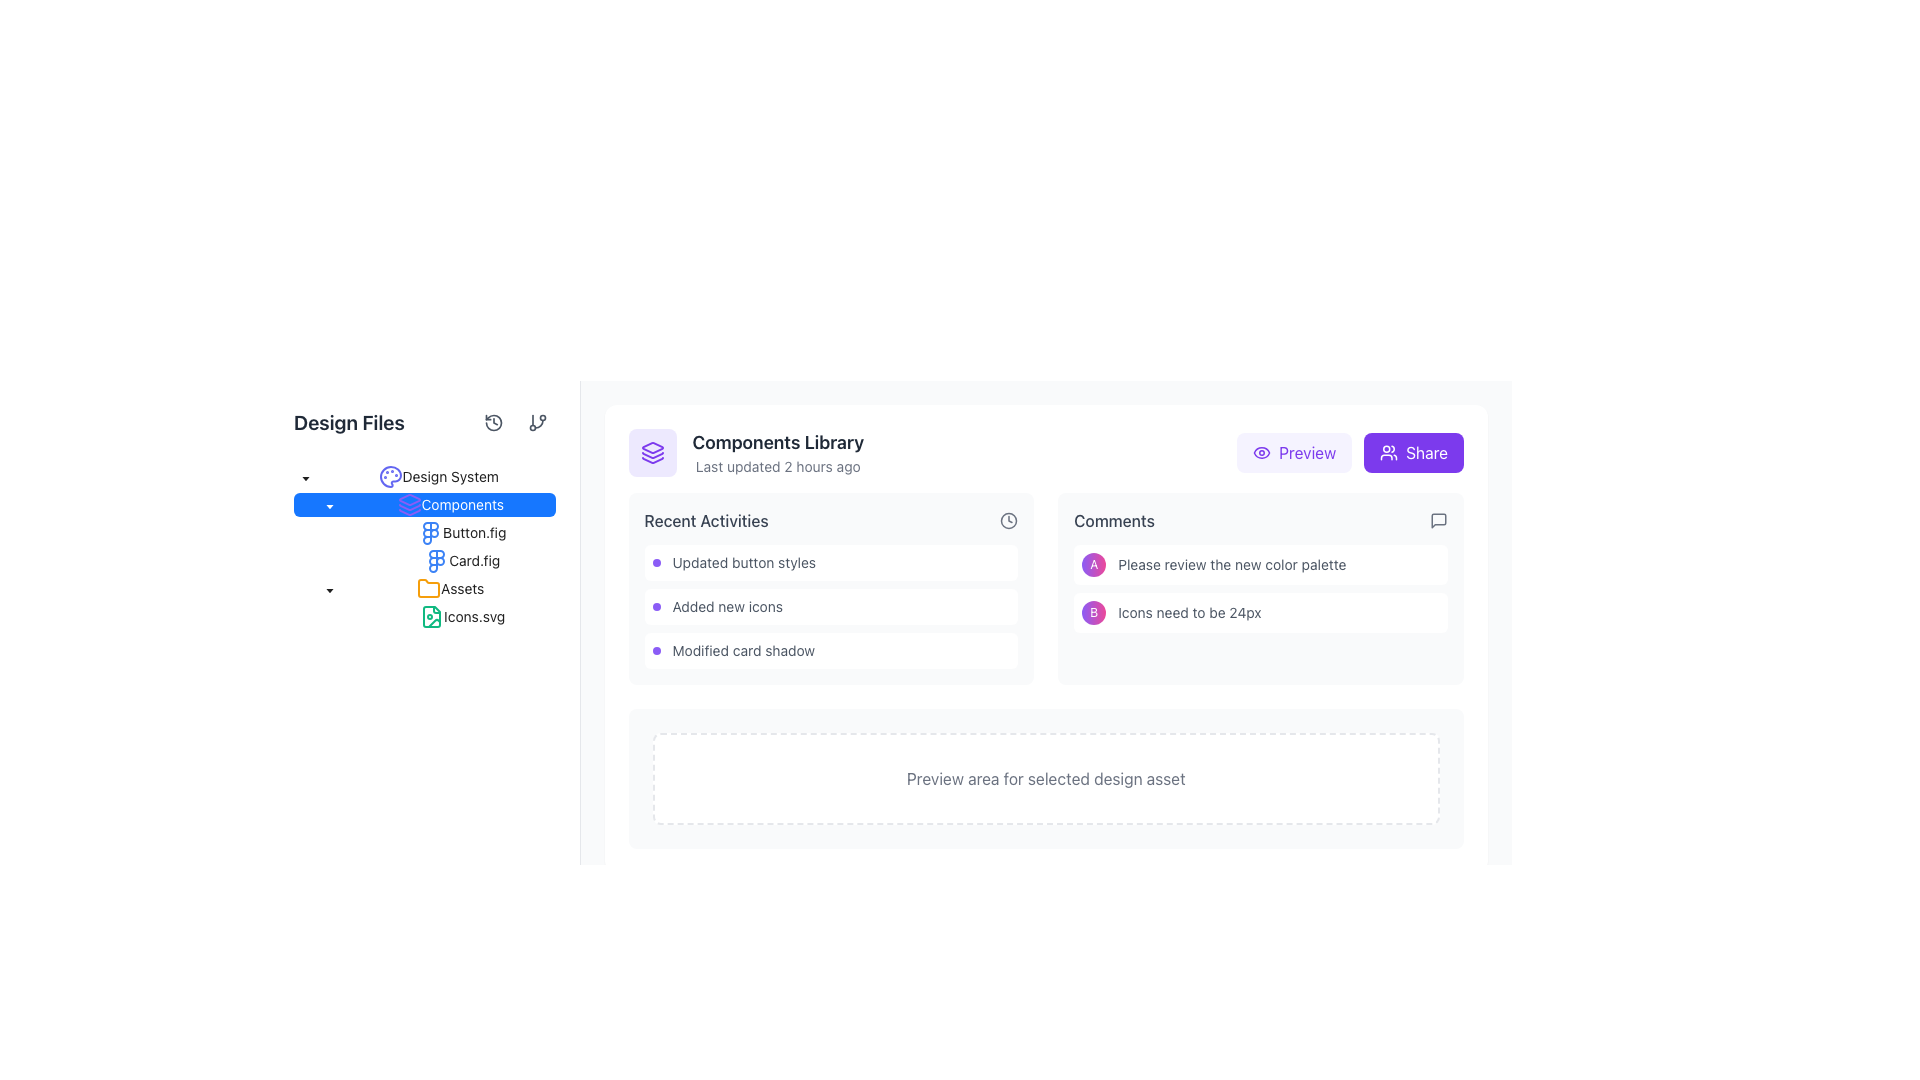  I want to click on the downward caret icon on the 'Components' Tree item in the file navigator, so click(423, 504).